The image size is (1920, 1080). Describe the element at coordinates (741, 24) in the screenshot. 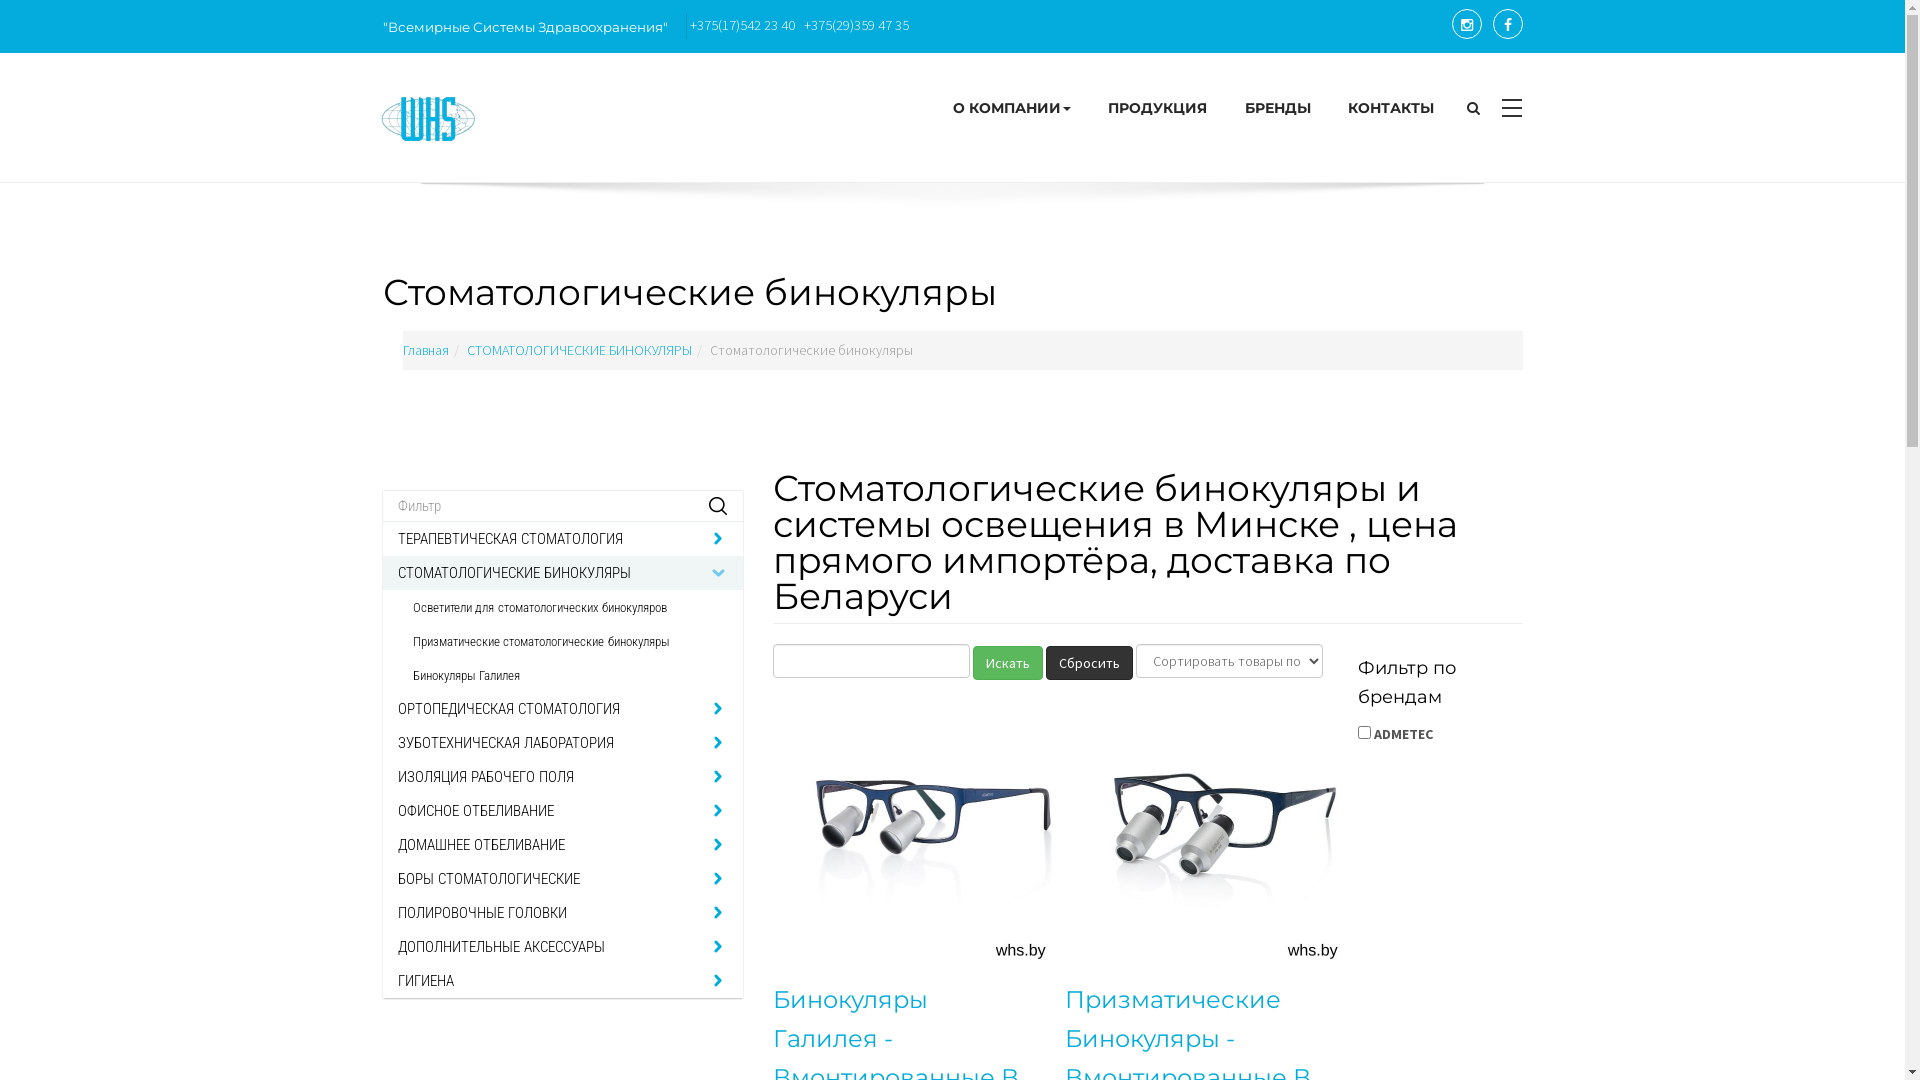

I see `'+375(17)542 23 40'` at that location.